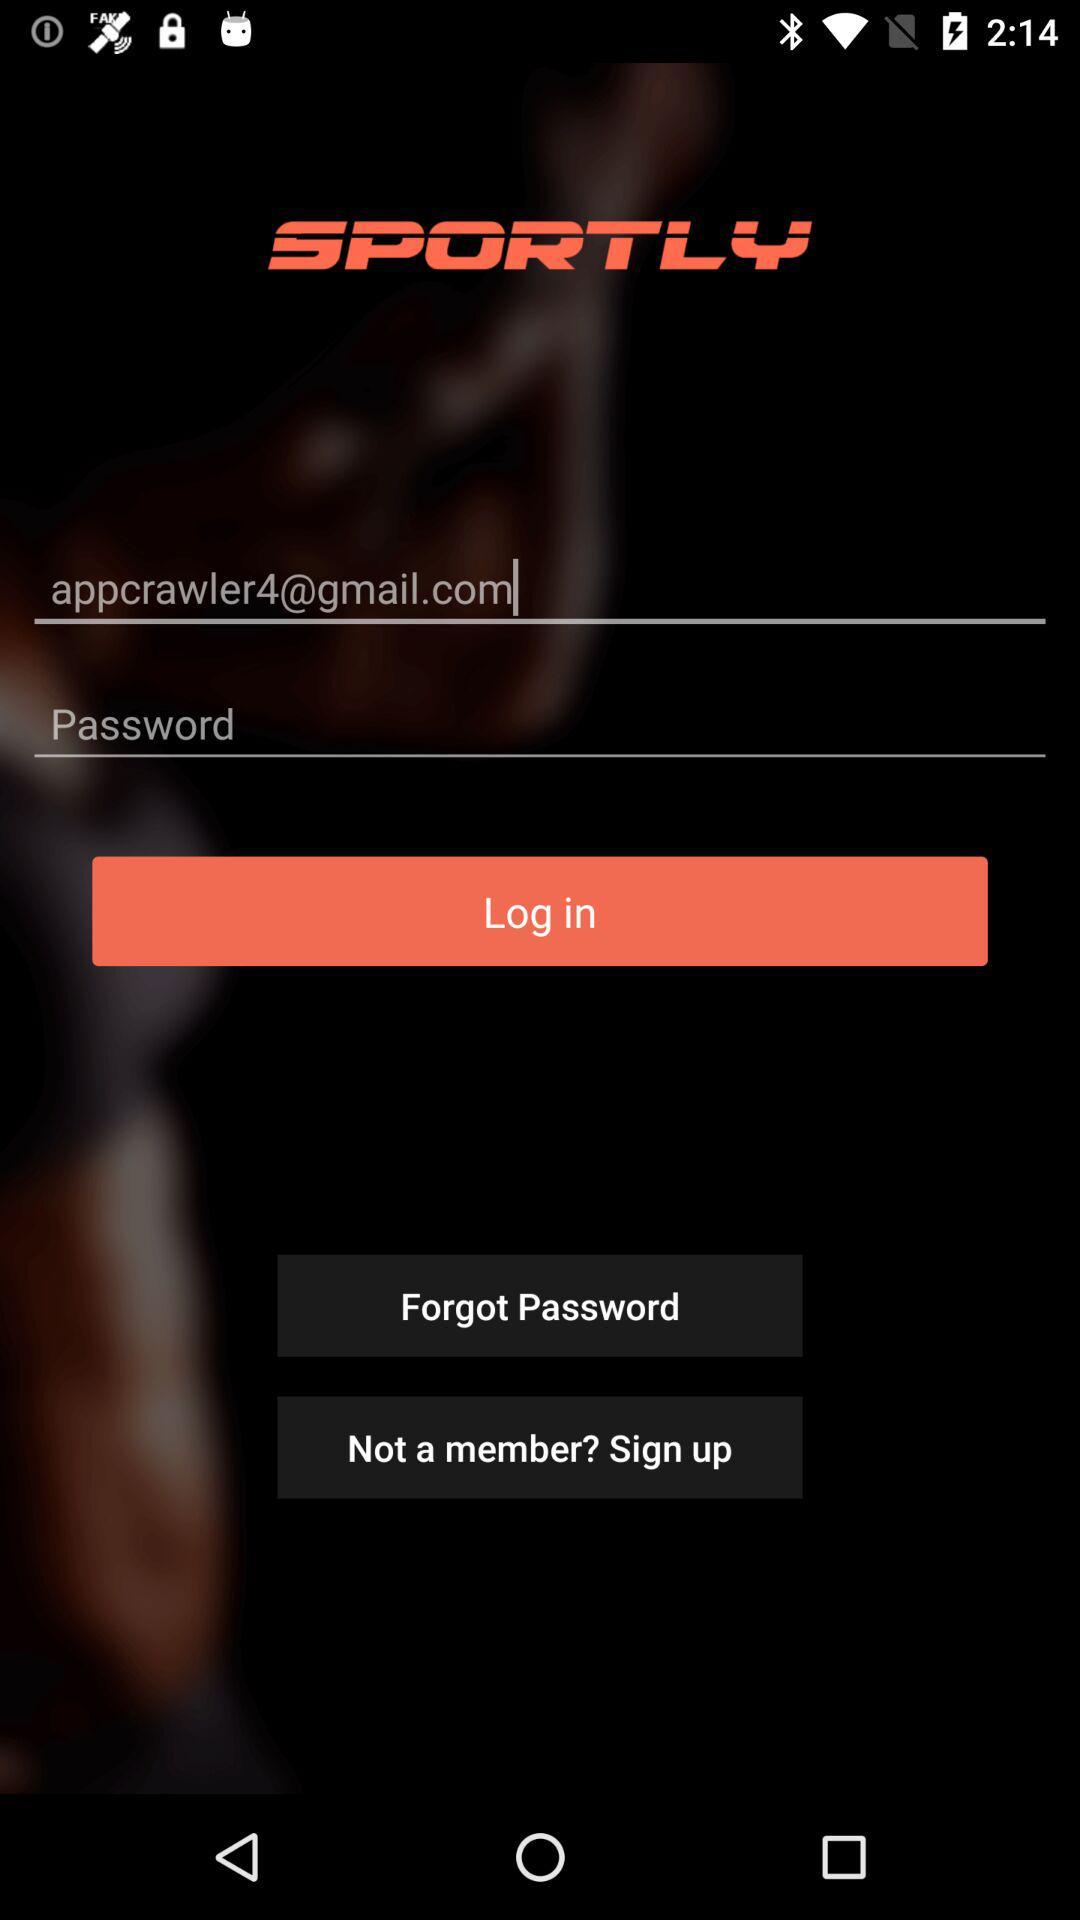  Describe the element at coordinates (540, 1305) in the screenshot. I see `forgot password` at that location.